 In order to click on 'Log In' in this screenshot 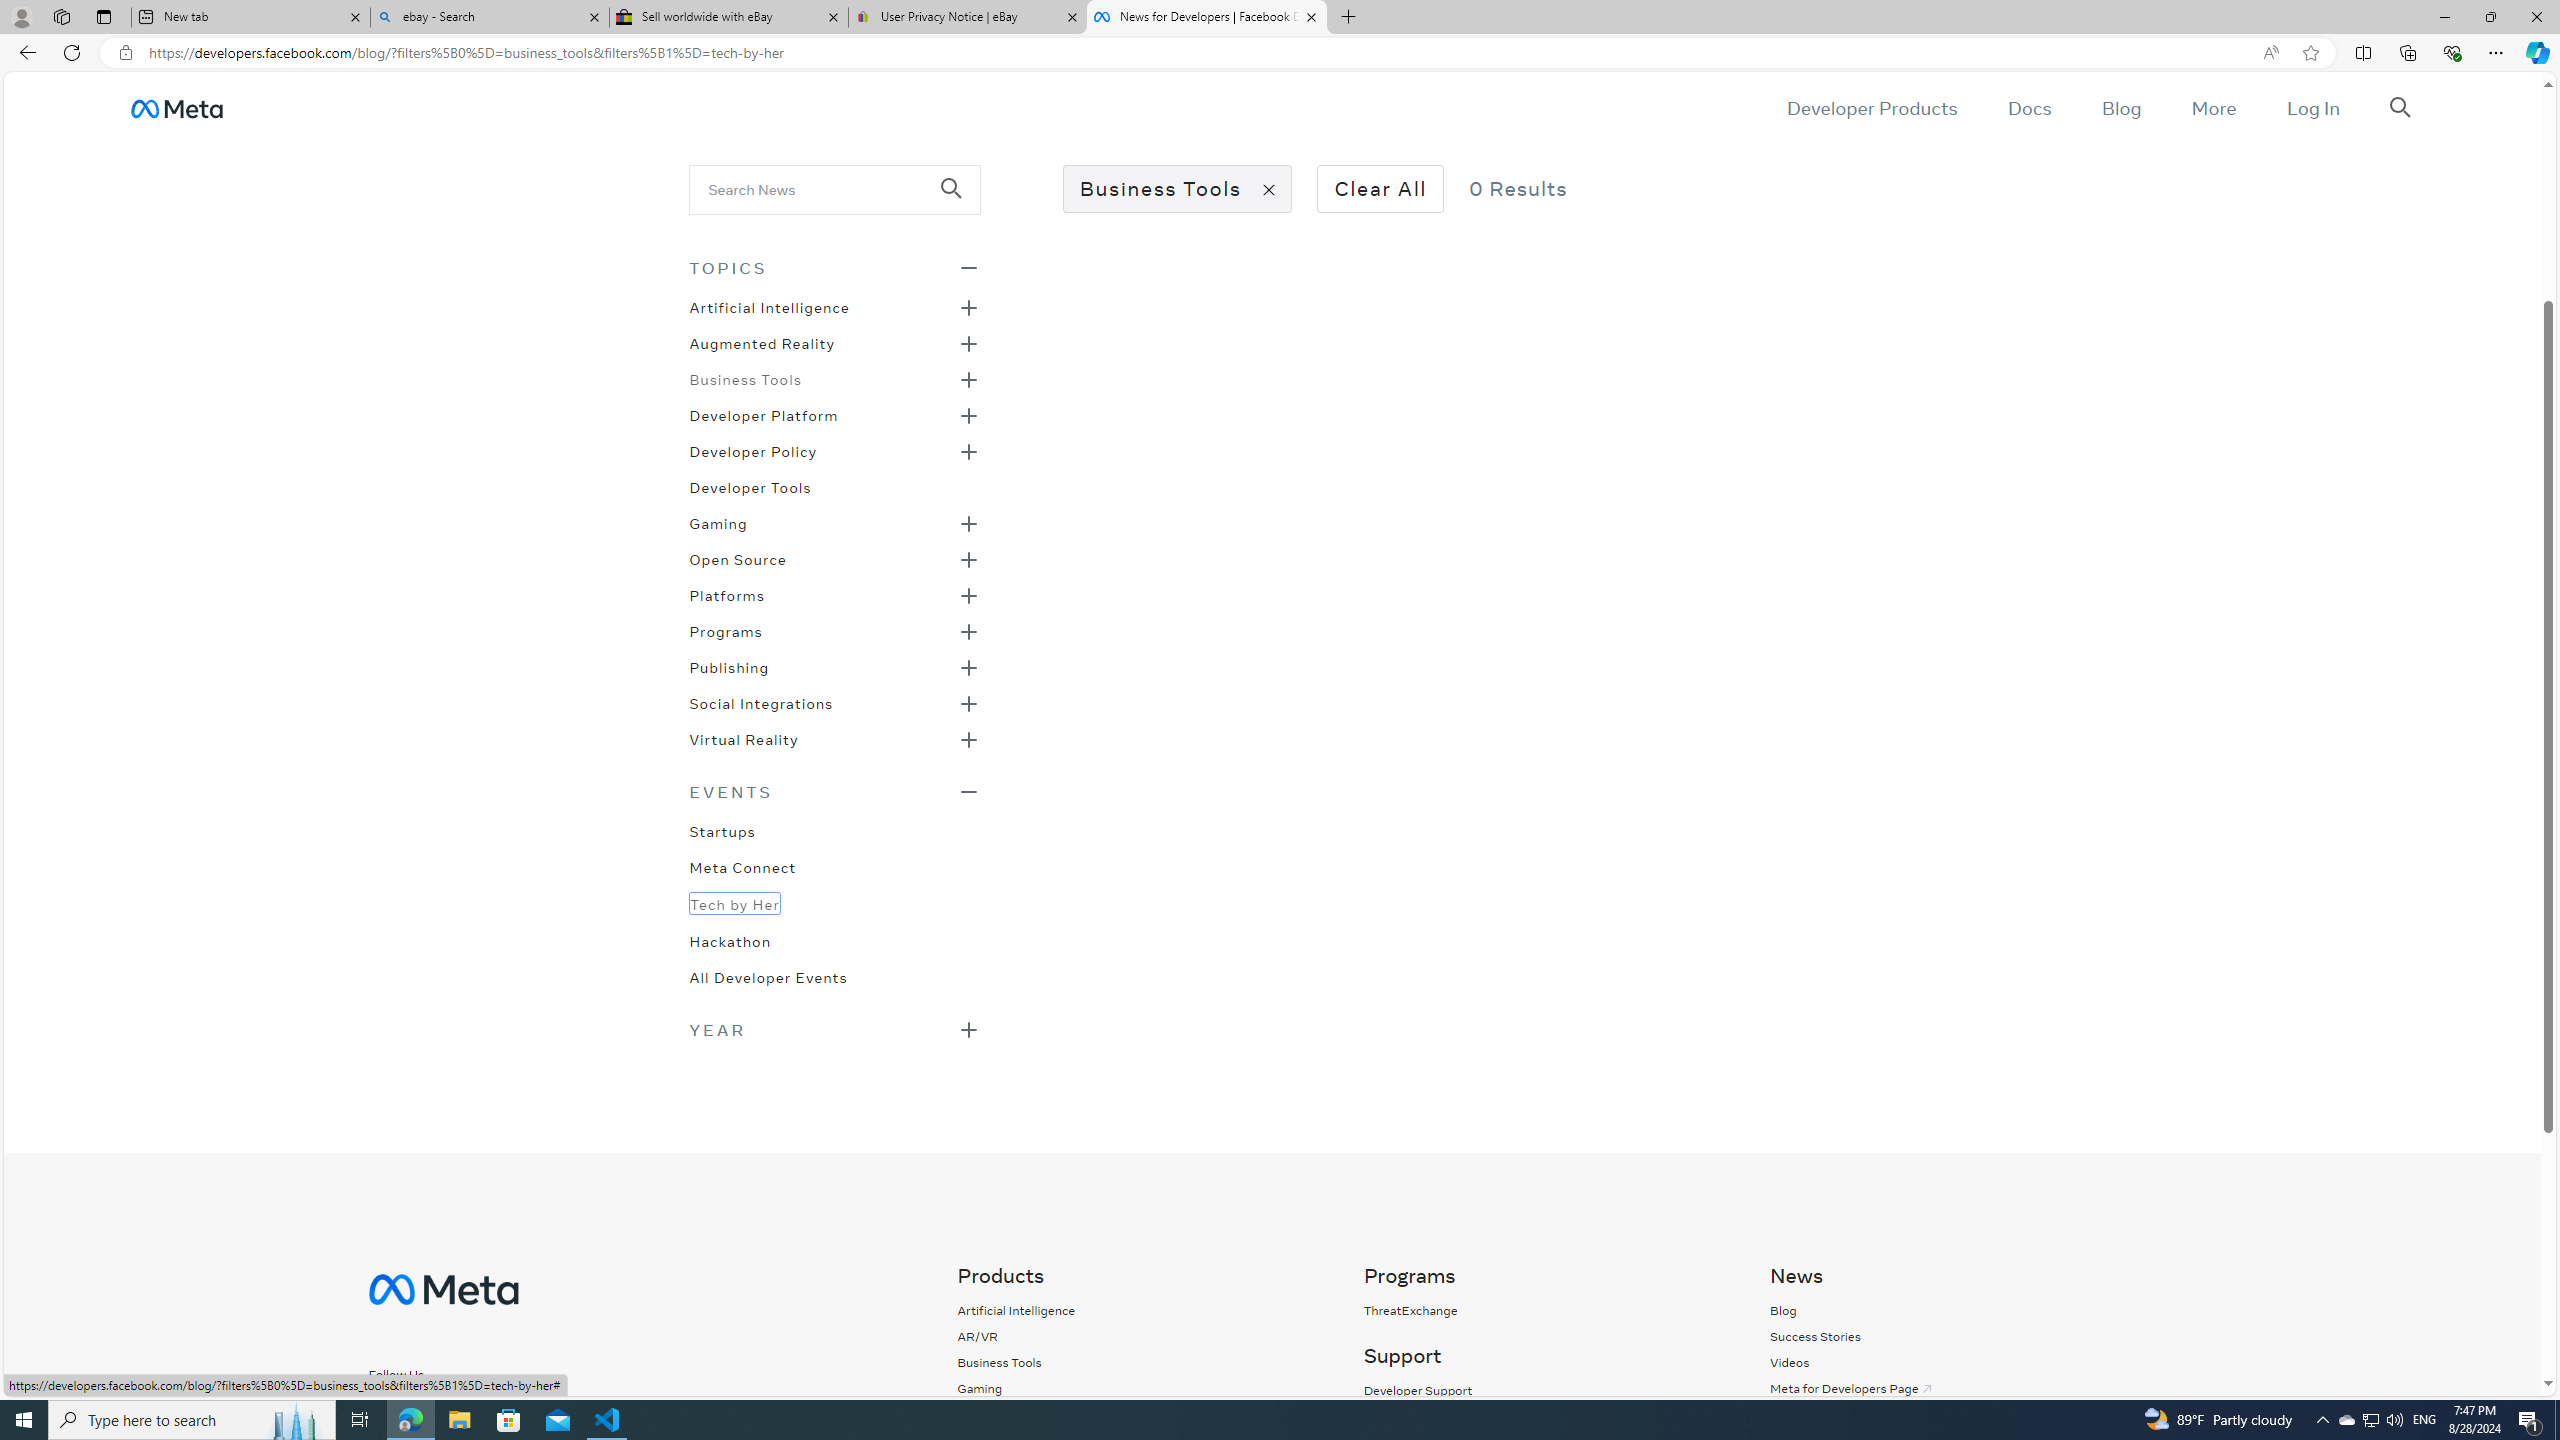, I will do `click(2311, 107)`.